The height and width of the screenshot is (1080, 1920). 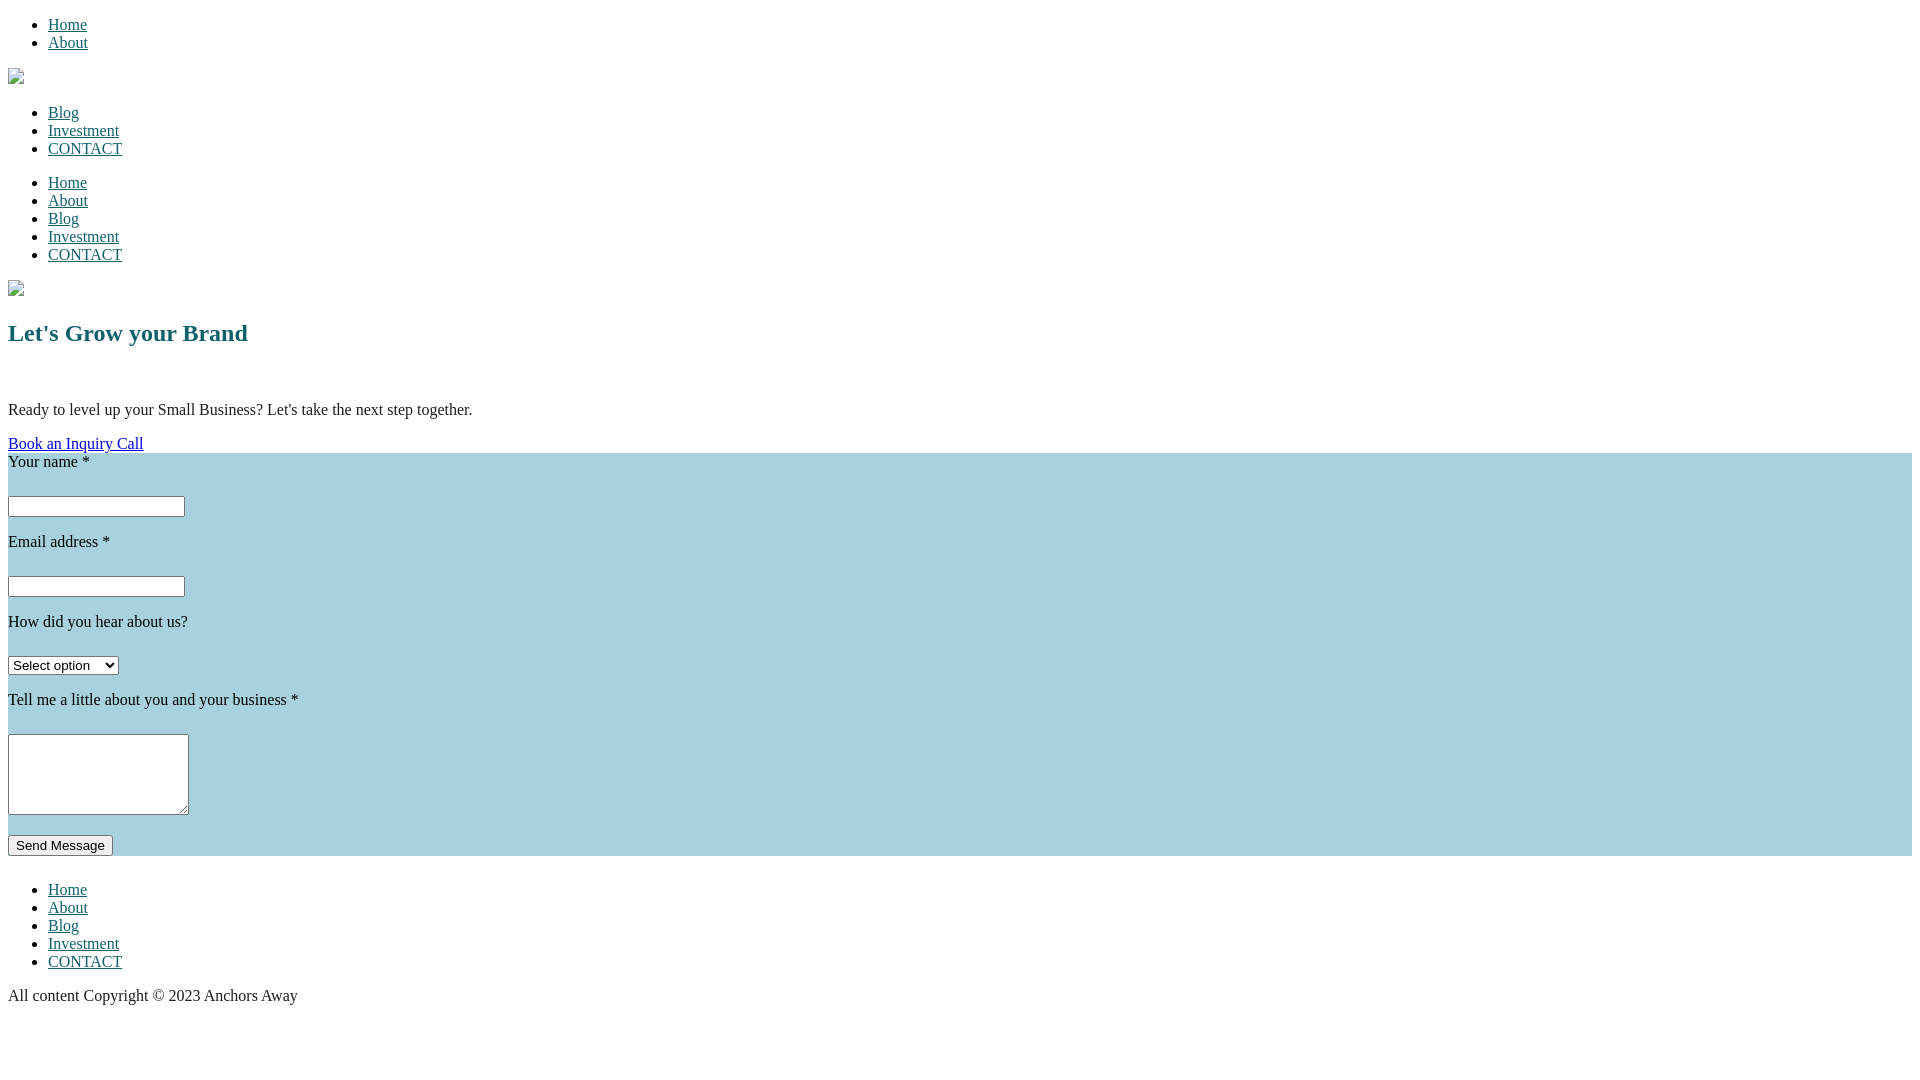 I want to click on 'Home', so click(x=67, y=182).